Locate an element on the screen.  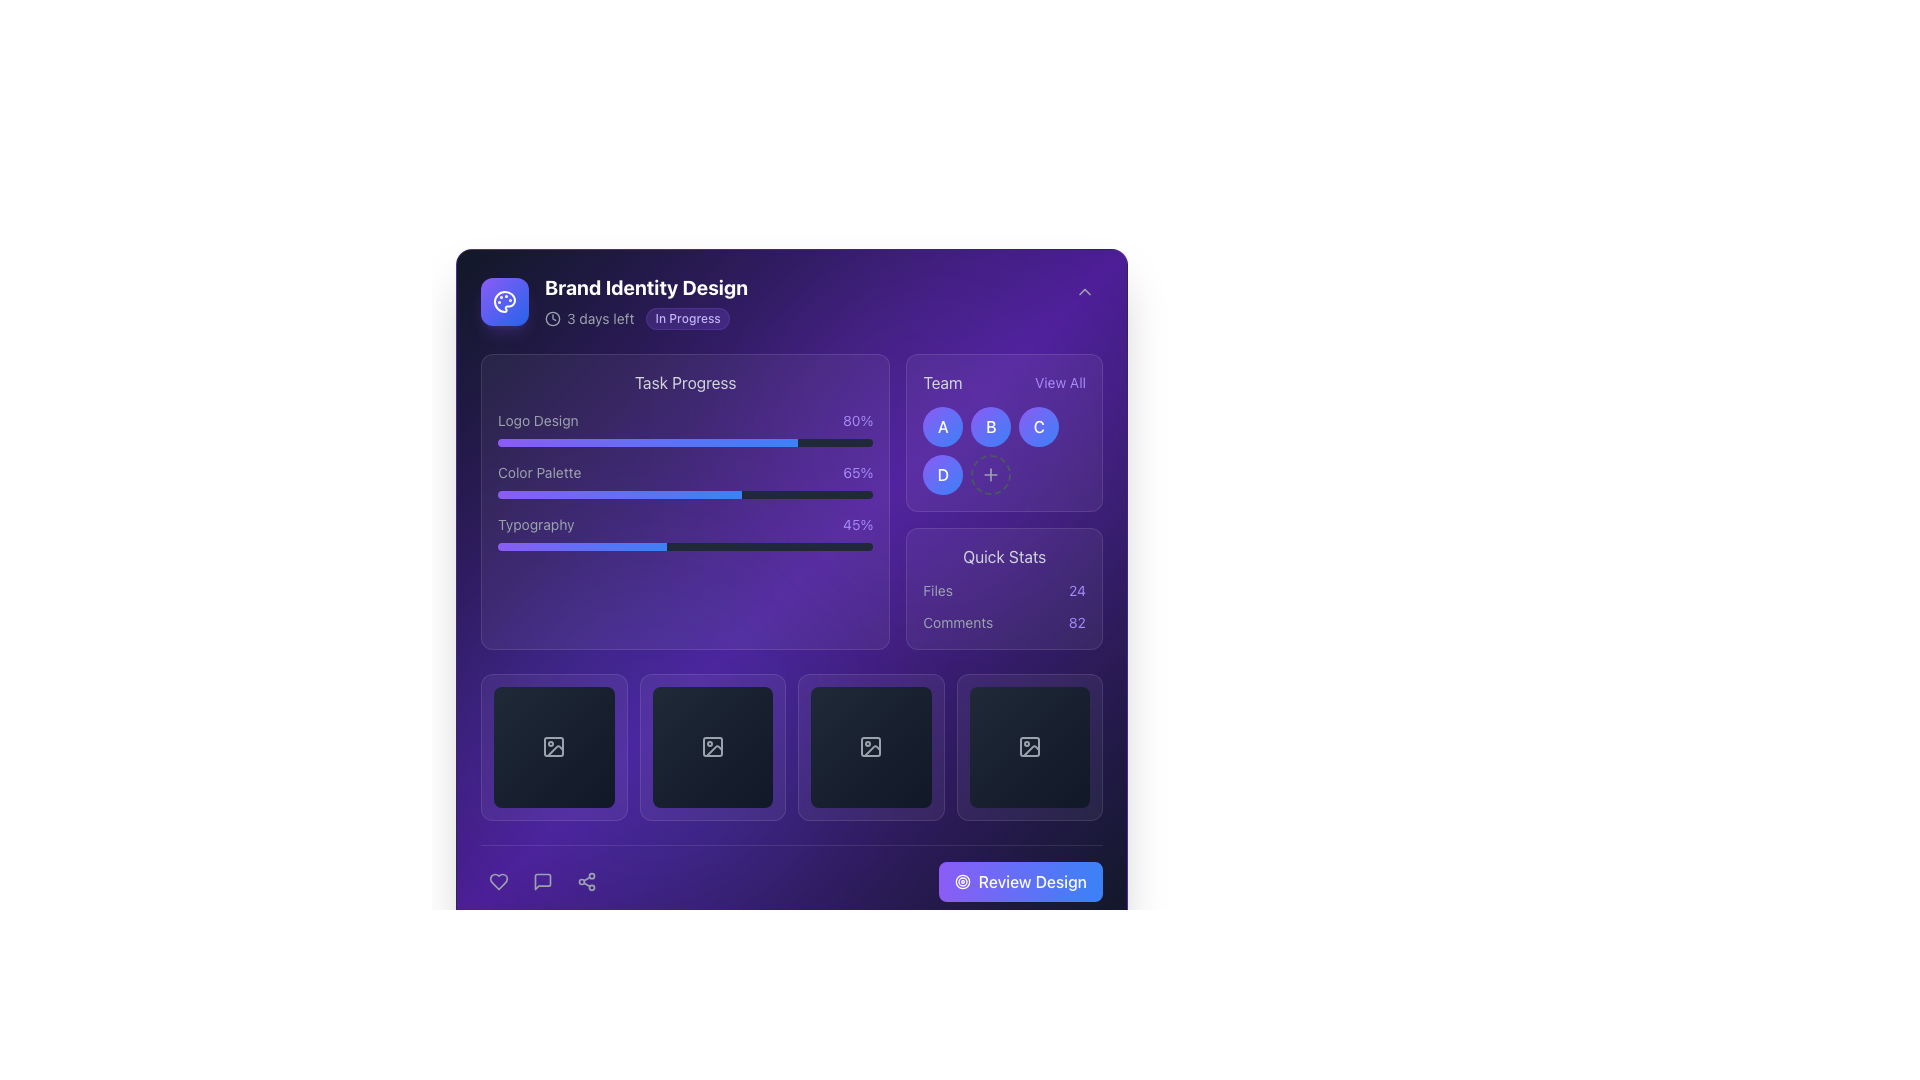
the Decorative Icon, a circular palette representing paint or color options, located in the top-right quadrant of the interface within the 'Team' section is located at coordinates (504, 301).